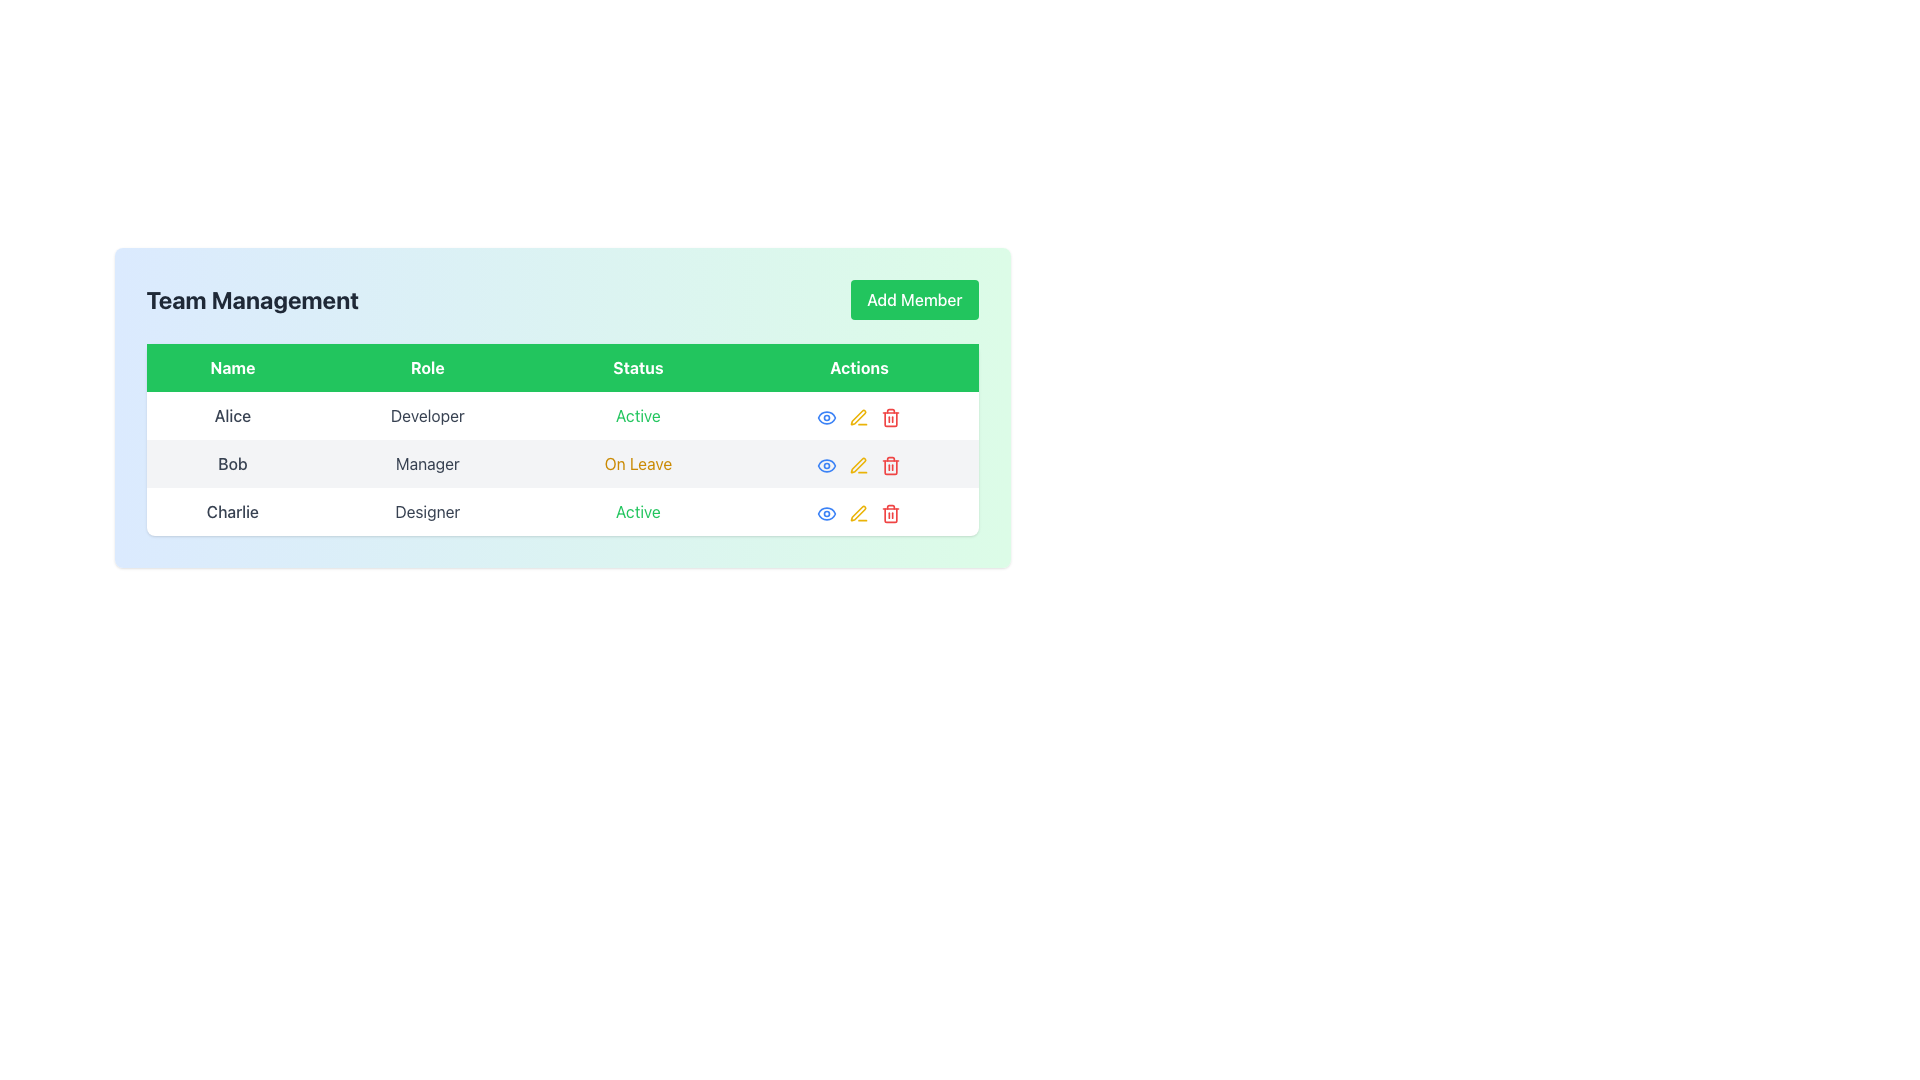  Describe the element at coordinates (827, 415) in the screenshot. I see `the first icon button in the 'Actions' column of the first row (labeled Alice) within the 'Team Management' table` at that location.